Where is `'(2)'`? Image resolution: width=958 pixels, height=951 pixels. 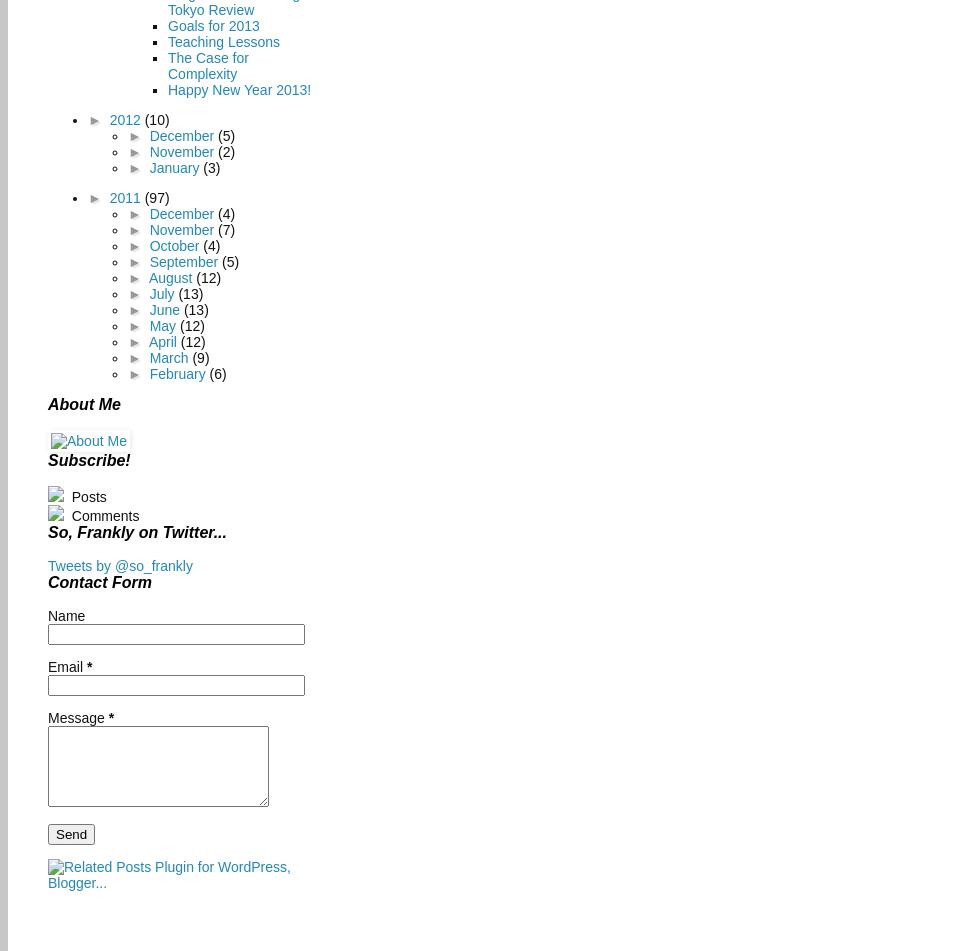
'(2)' is located at coordinates (225, 151).